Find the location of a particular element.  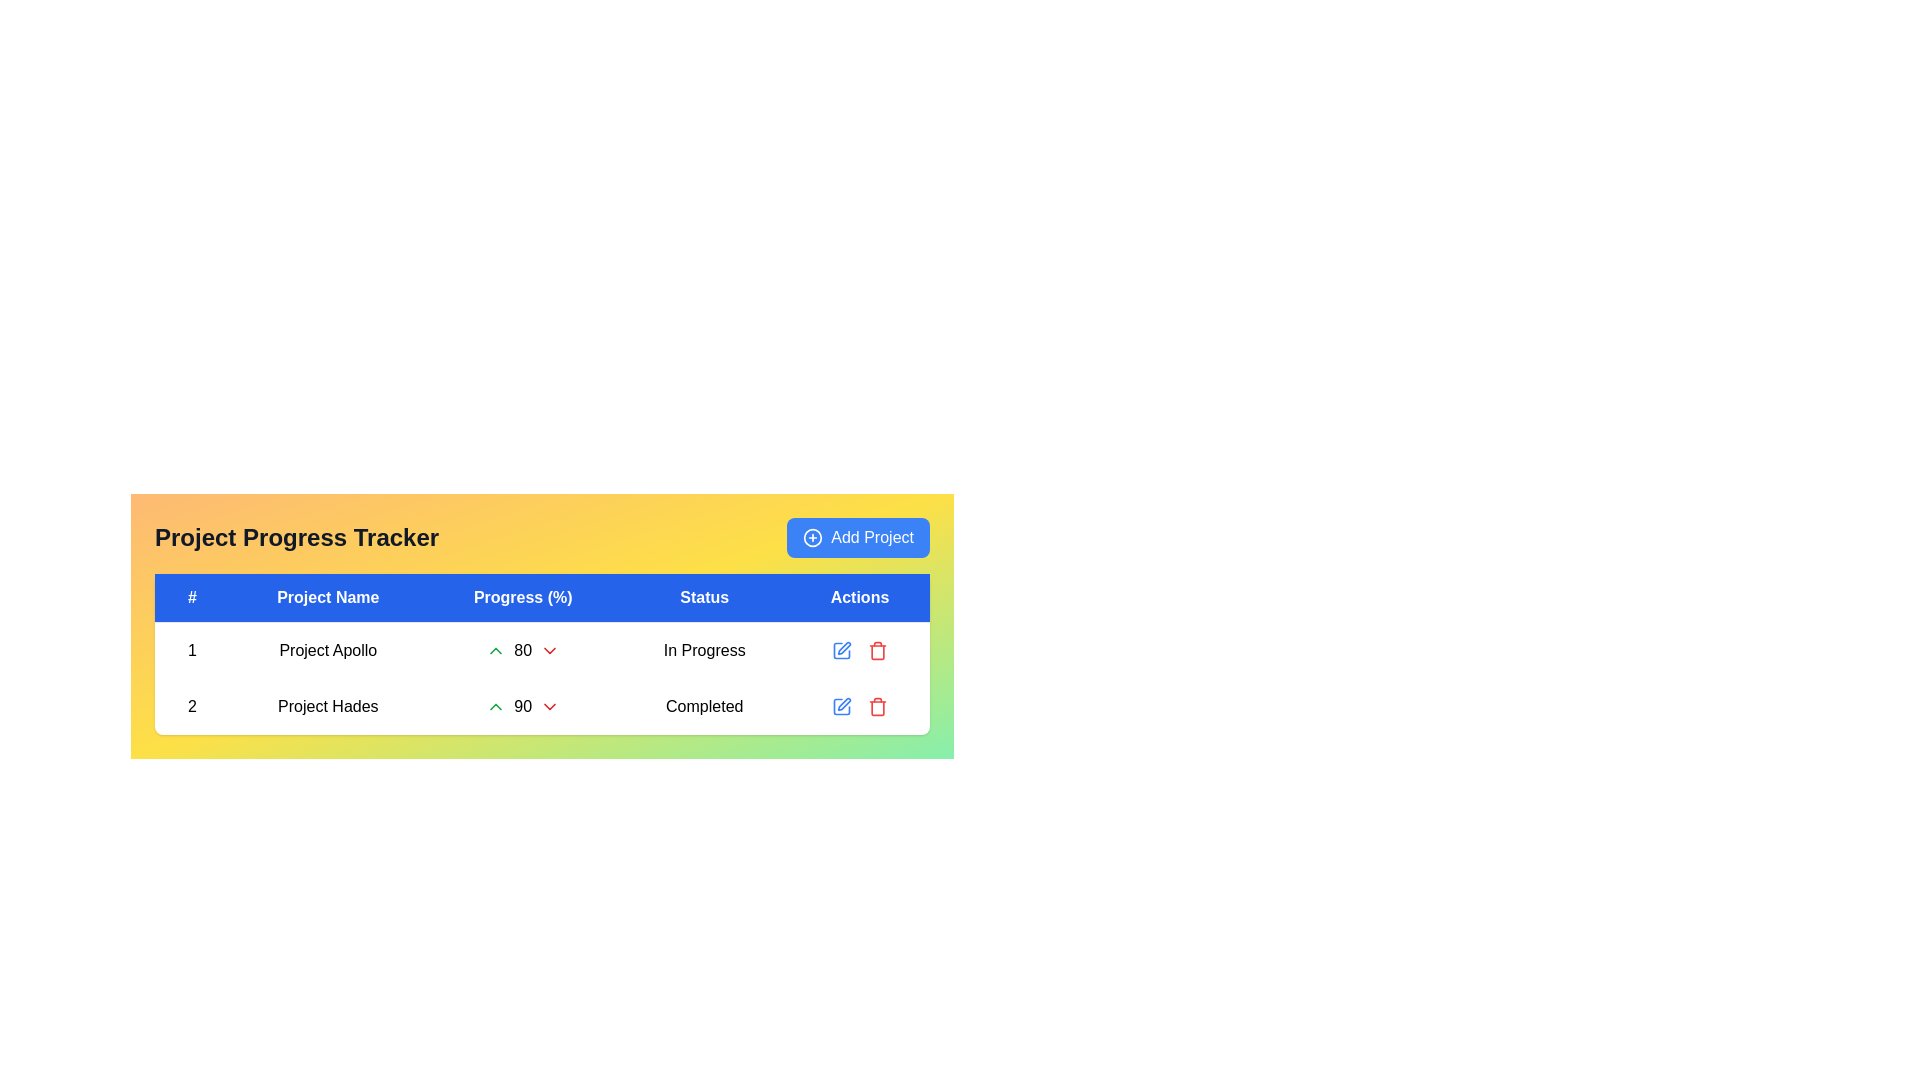

the cell displaying the number '2' in bold black text, located under the '#' column is located at coordinates (192, 705).